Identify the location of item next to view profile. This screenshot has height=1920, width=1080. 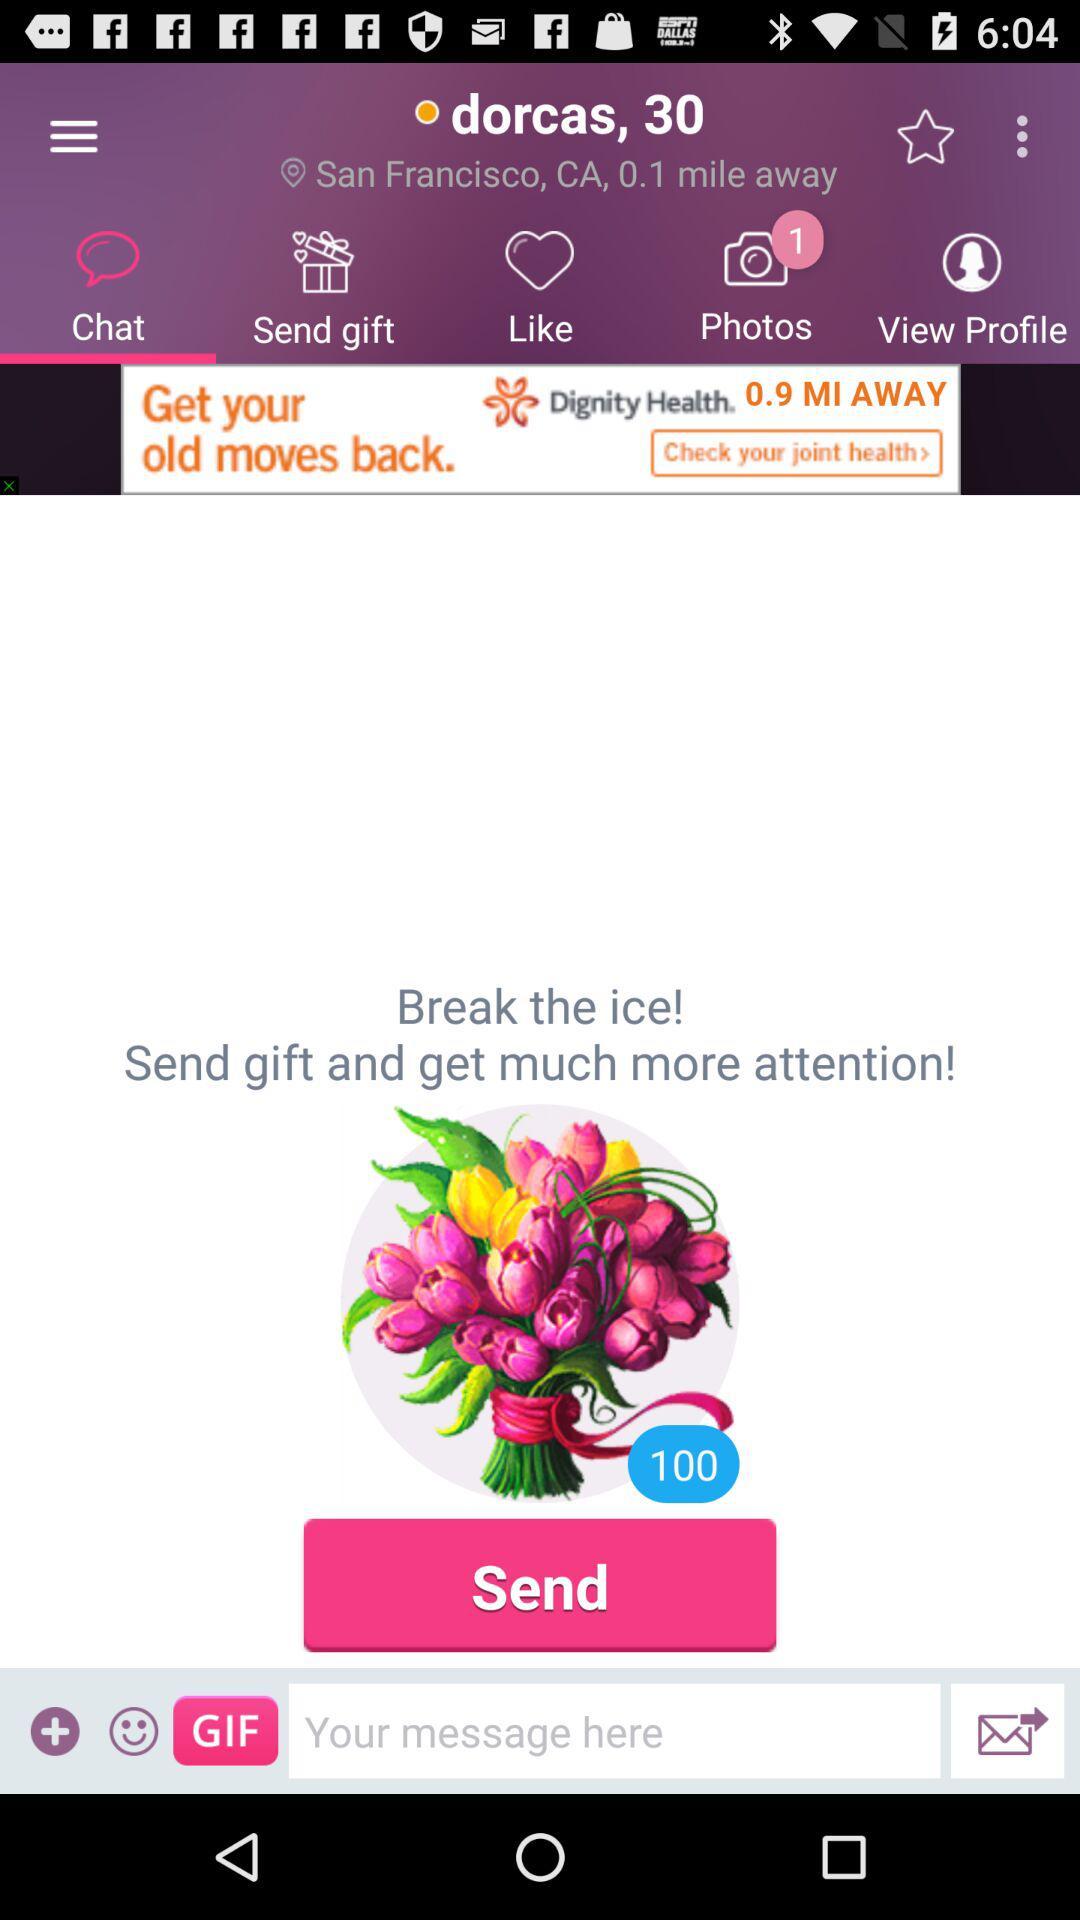
(756, 285).